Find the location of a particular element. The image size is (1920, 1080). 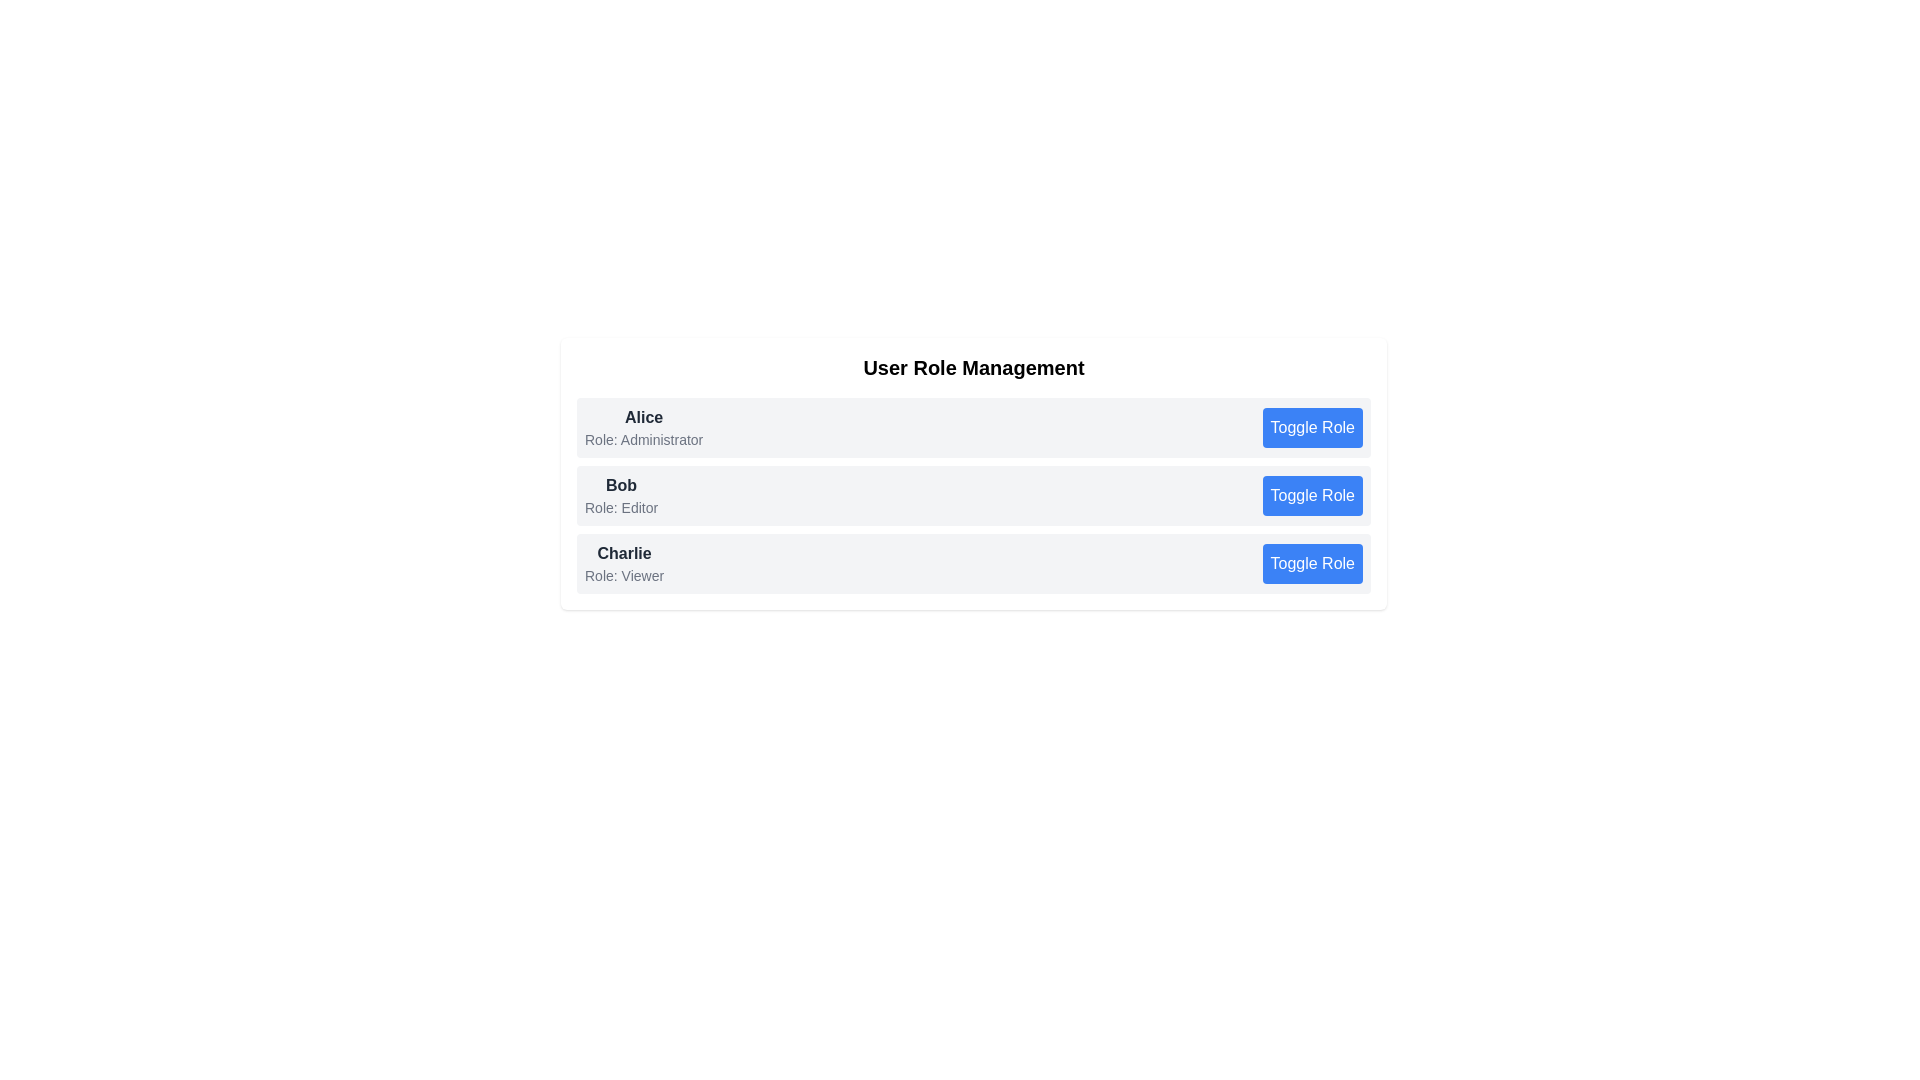

the 'Toggle Role' button, which is a rectangular button with rounded corners, blue background, and white text, located to the right of the entry for 'Bob' in the user list interface, and focus on it using the keyboard is located at coordinates (1312, 495).